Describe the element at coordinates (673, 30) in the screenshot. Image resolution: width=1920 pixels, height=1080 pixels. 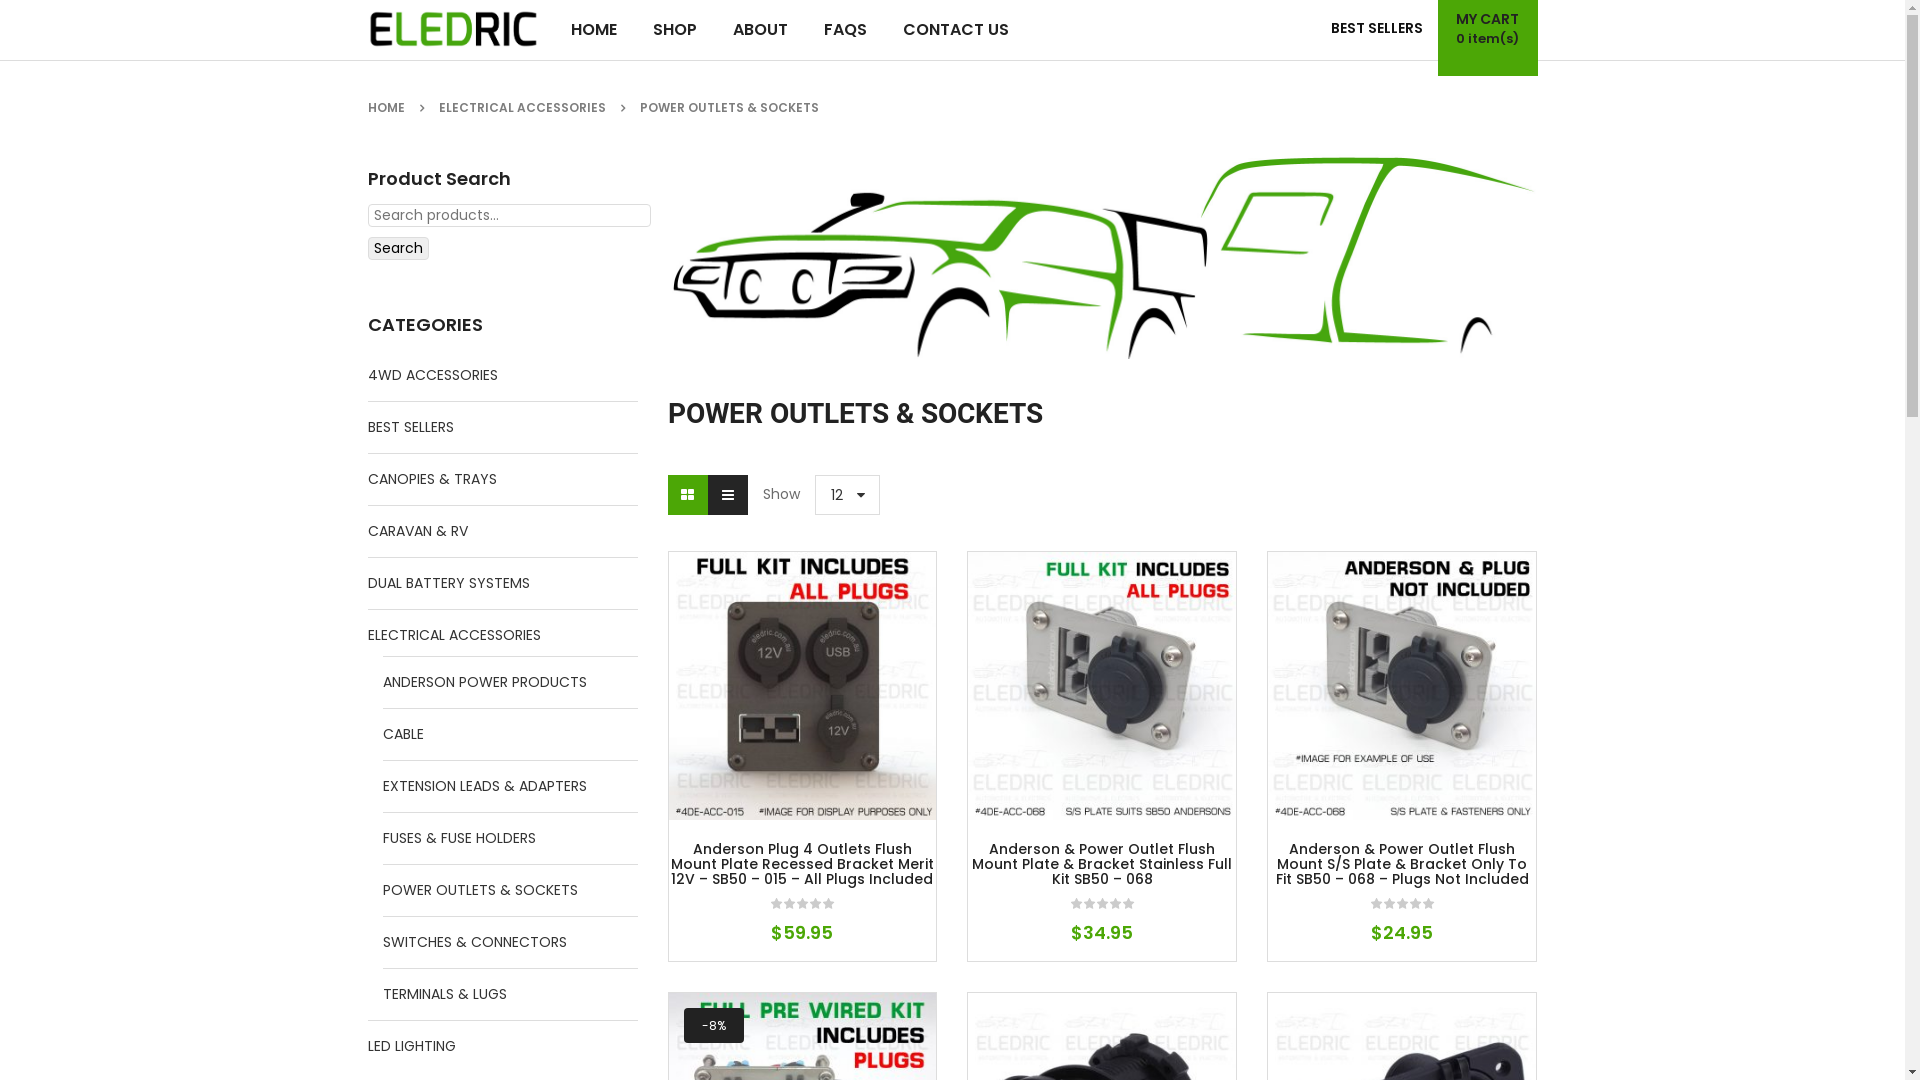
I see `'SHOP'` at that location.